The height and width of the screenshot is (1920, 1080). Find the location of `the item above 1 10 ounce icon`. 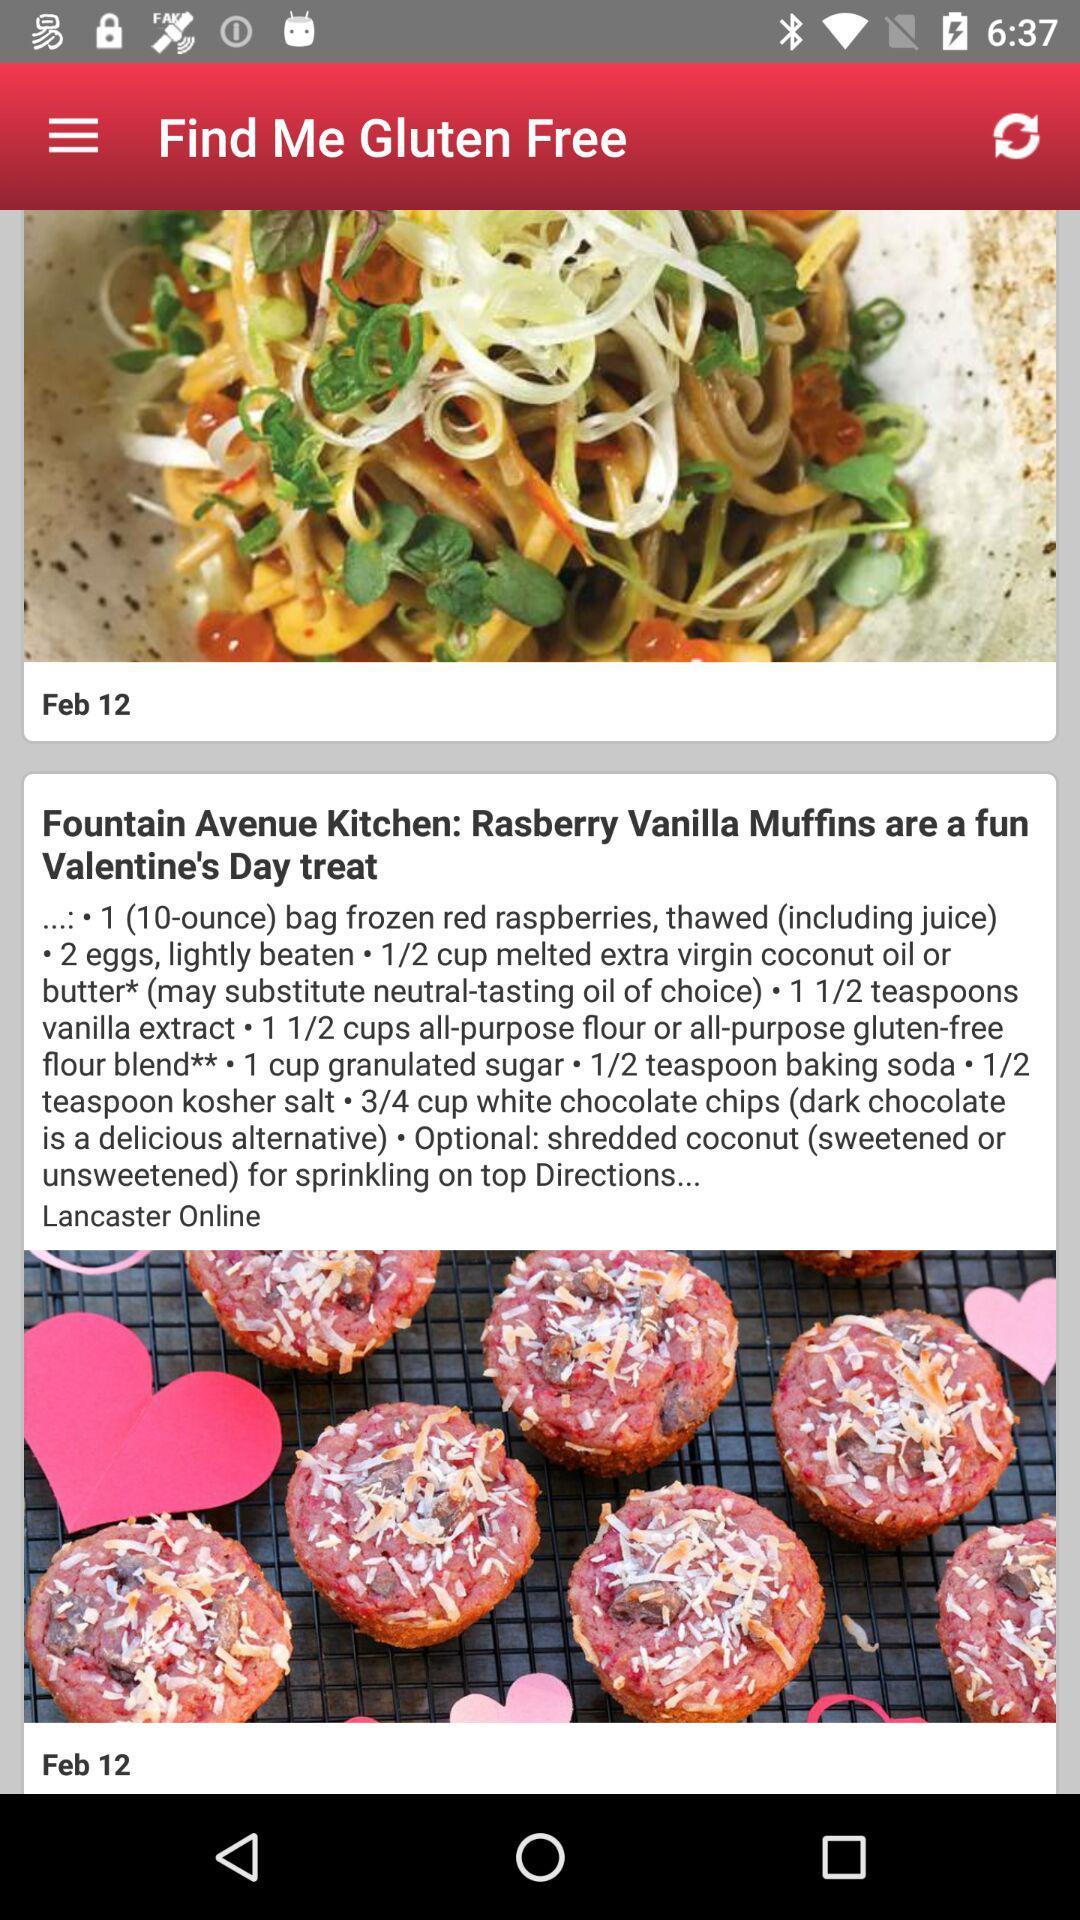

the item above 1 10 ounce icon is located at coordinates (540, 843).